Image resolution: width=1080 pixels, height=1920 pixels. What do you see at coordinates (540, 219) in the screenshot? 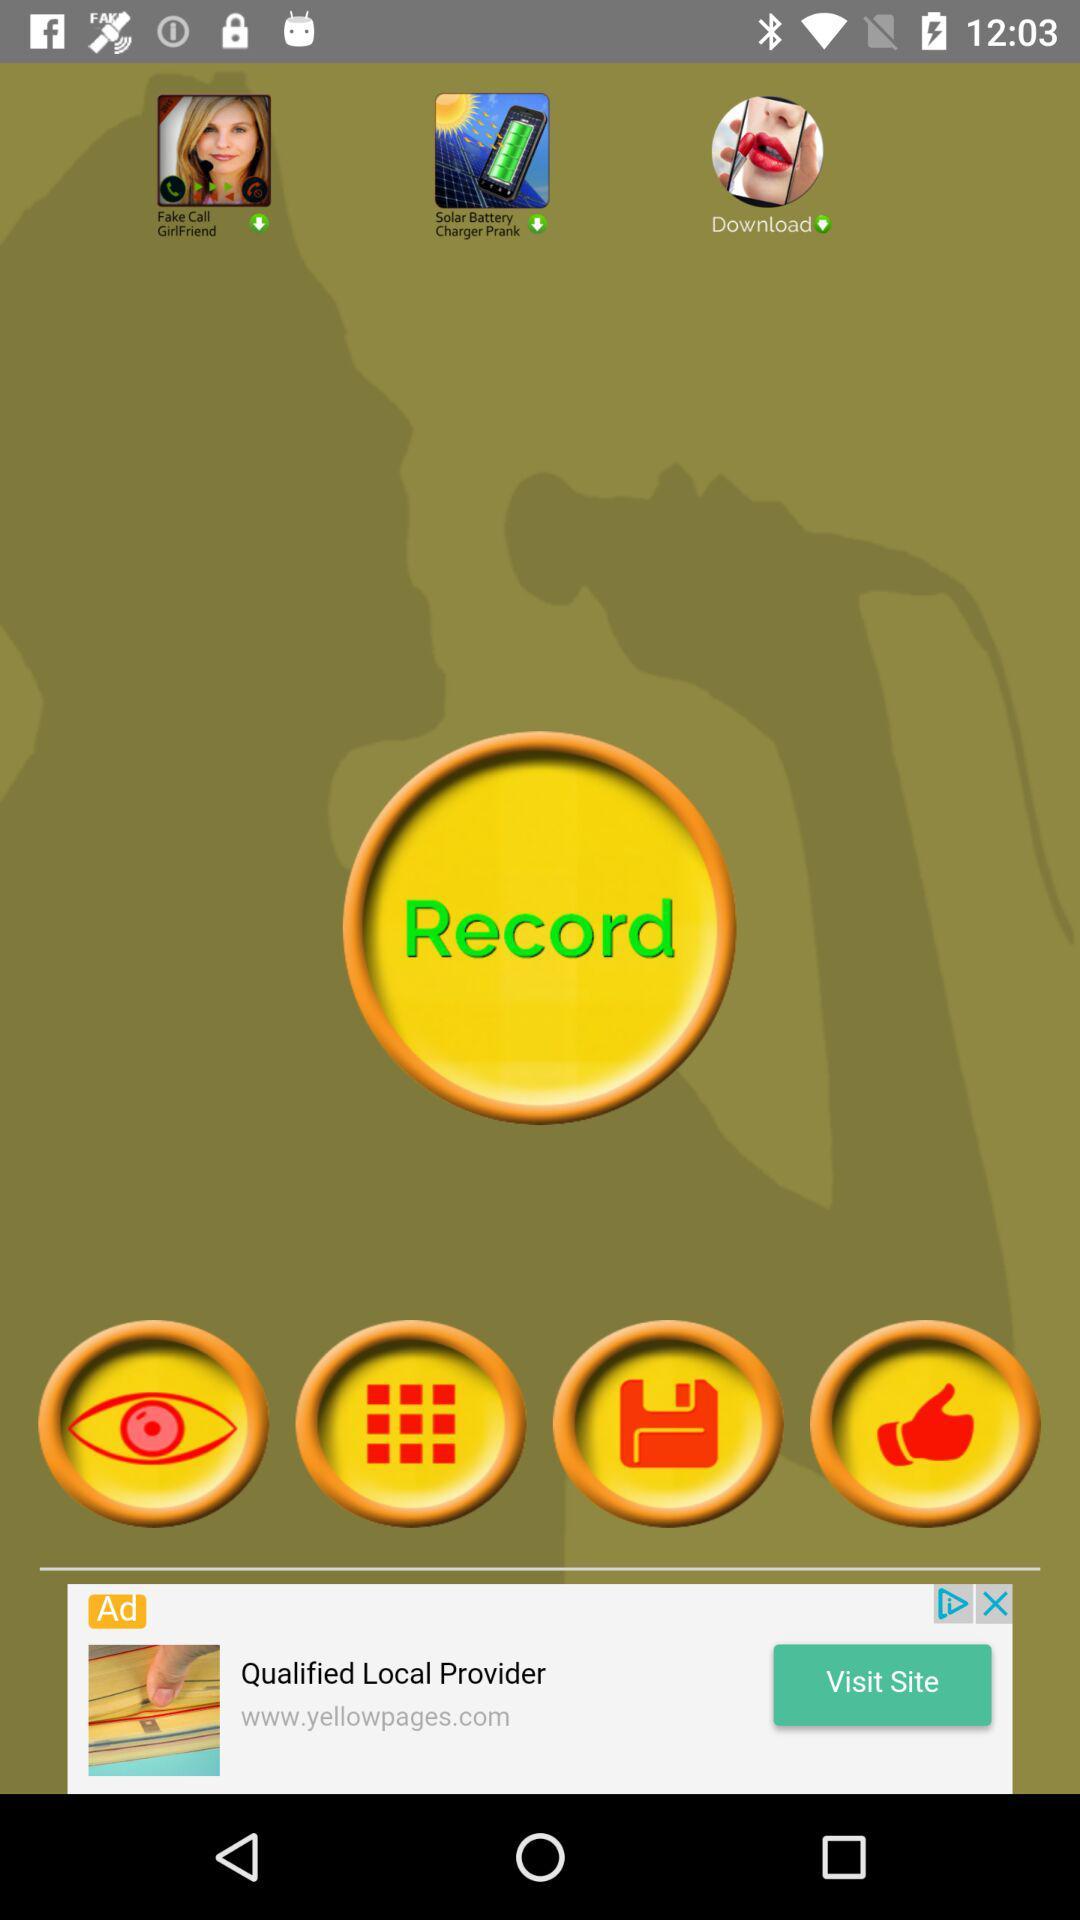
I see `games page` at bounding box center [540, 219].